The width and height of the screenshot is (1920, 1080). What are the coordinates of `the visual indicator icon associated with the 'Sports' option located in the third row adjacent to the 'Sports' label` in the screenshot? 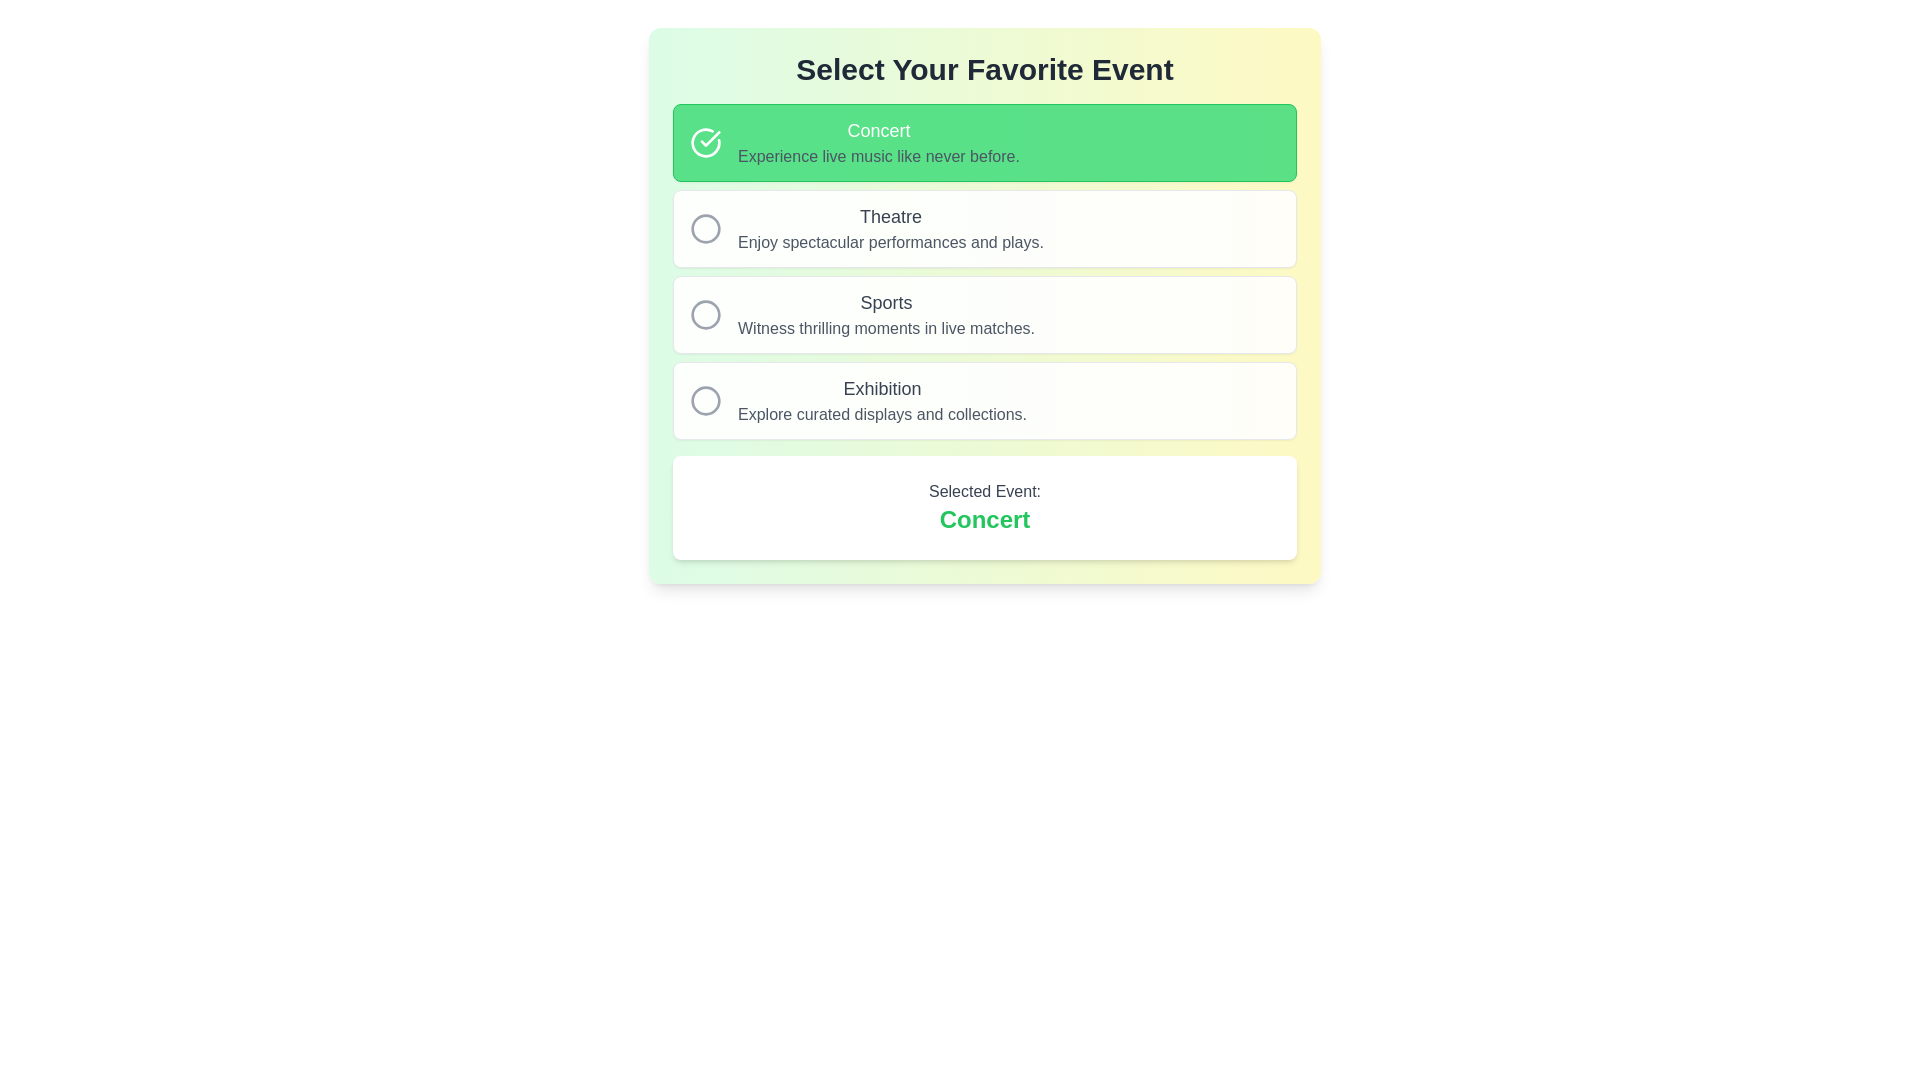 It's located at (705, 315).